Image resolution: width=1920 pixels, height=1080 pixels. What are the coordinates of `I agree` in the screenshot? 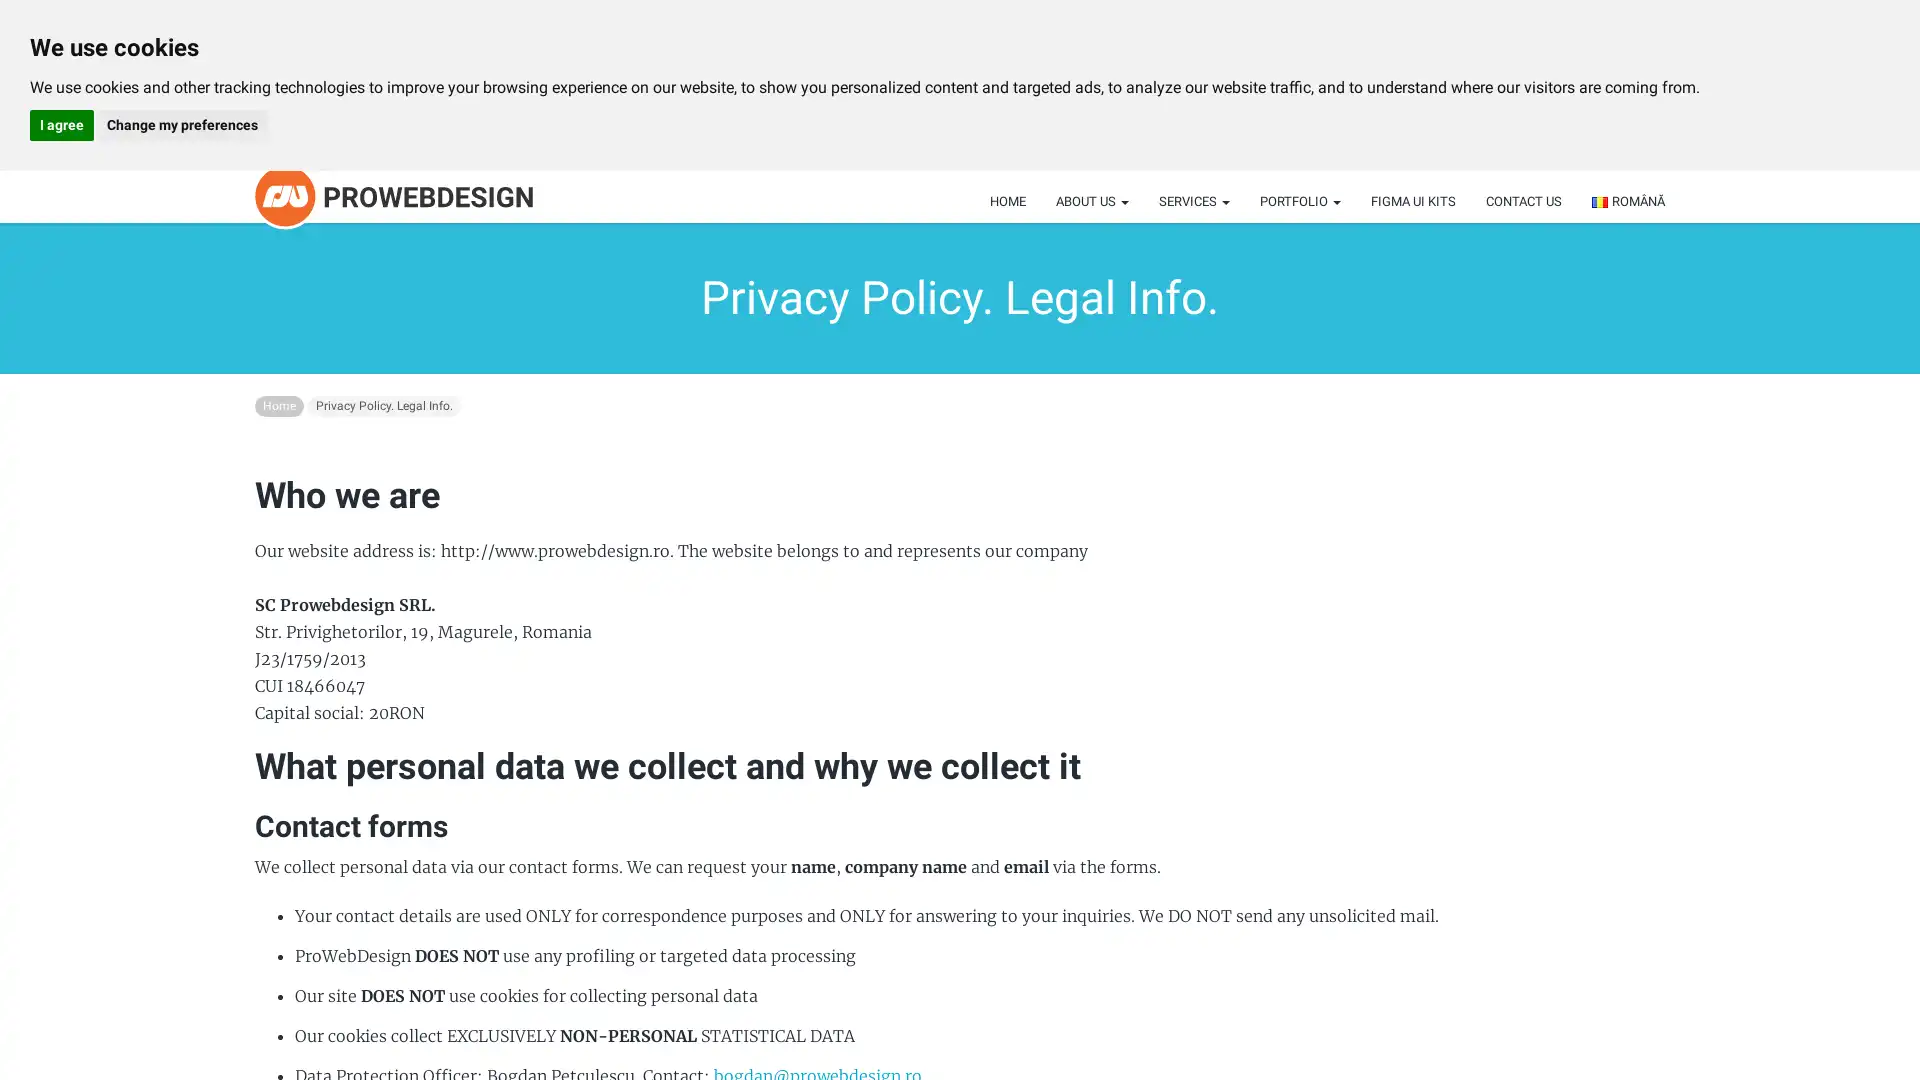 It's located at (62, 125).